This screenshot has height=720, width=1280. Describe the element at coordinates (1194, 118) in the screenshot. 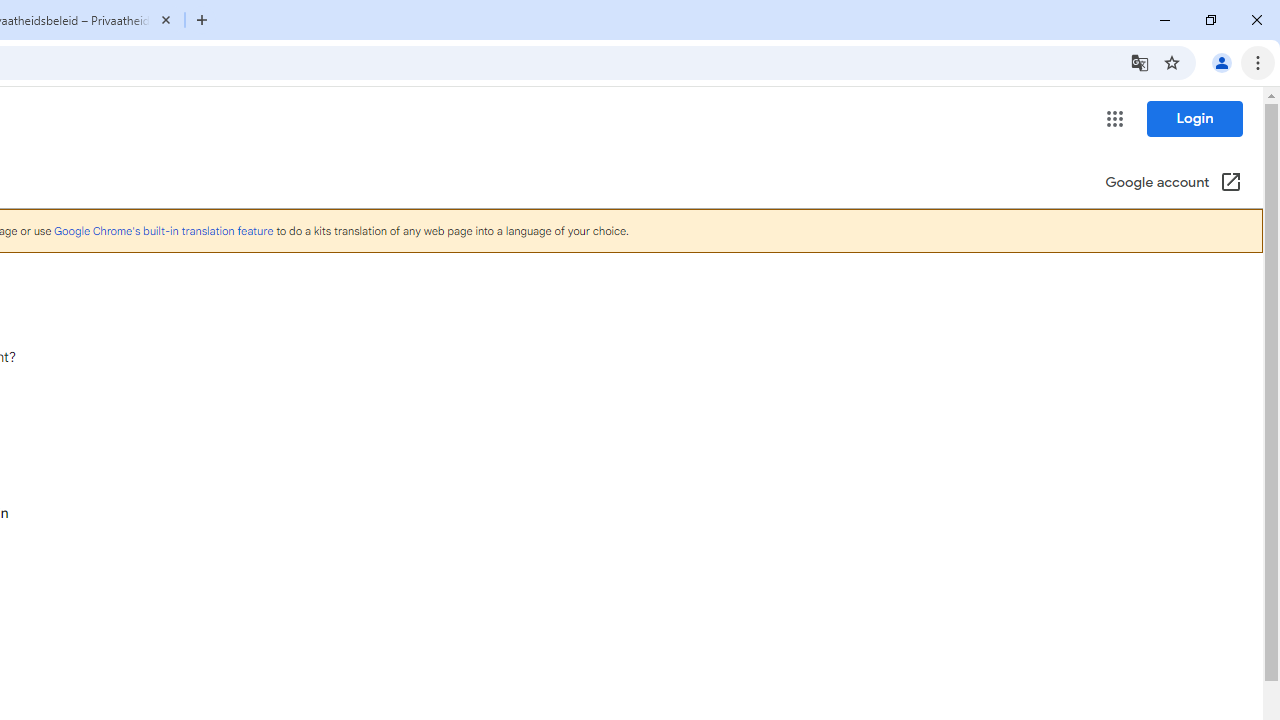

I see `'Login'` at that location.